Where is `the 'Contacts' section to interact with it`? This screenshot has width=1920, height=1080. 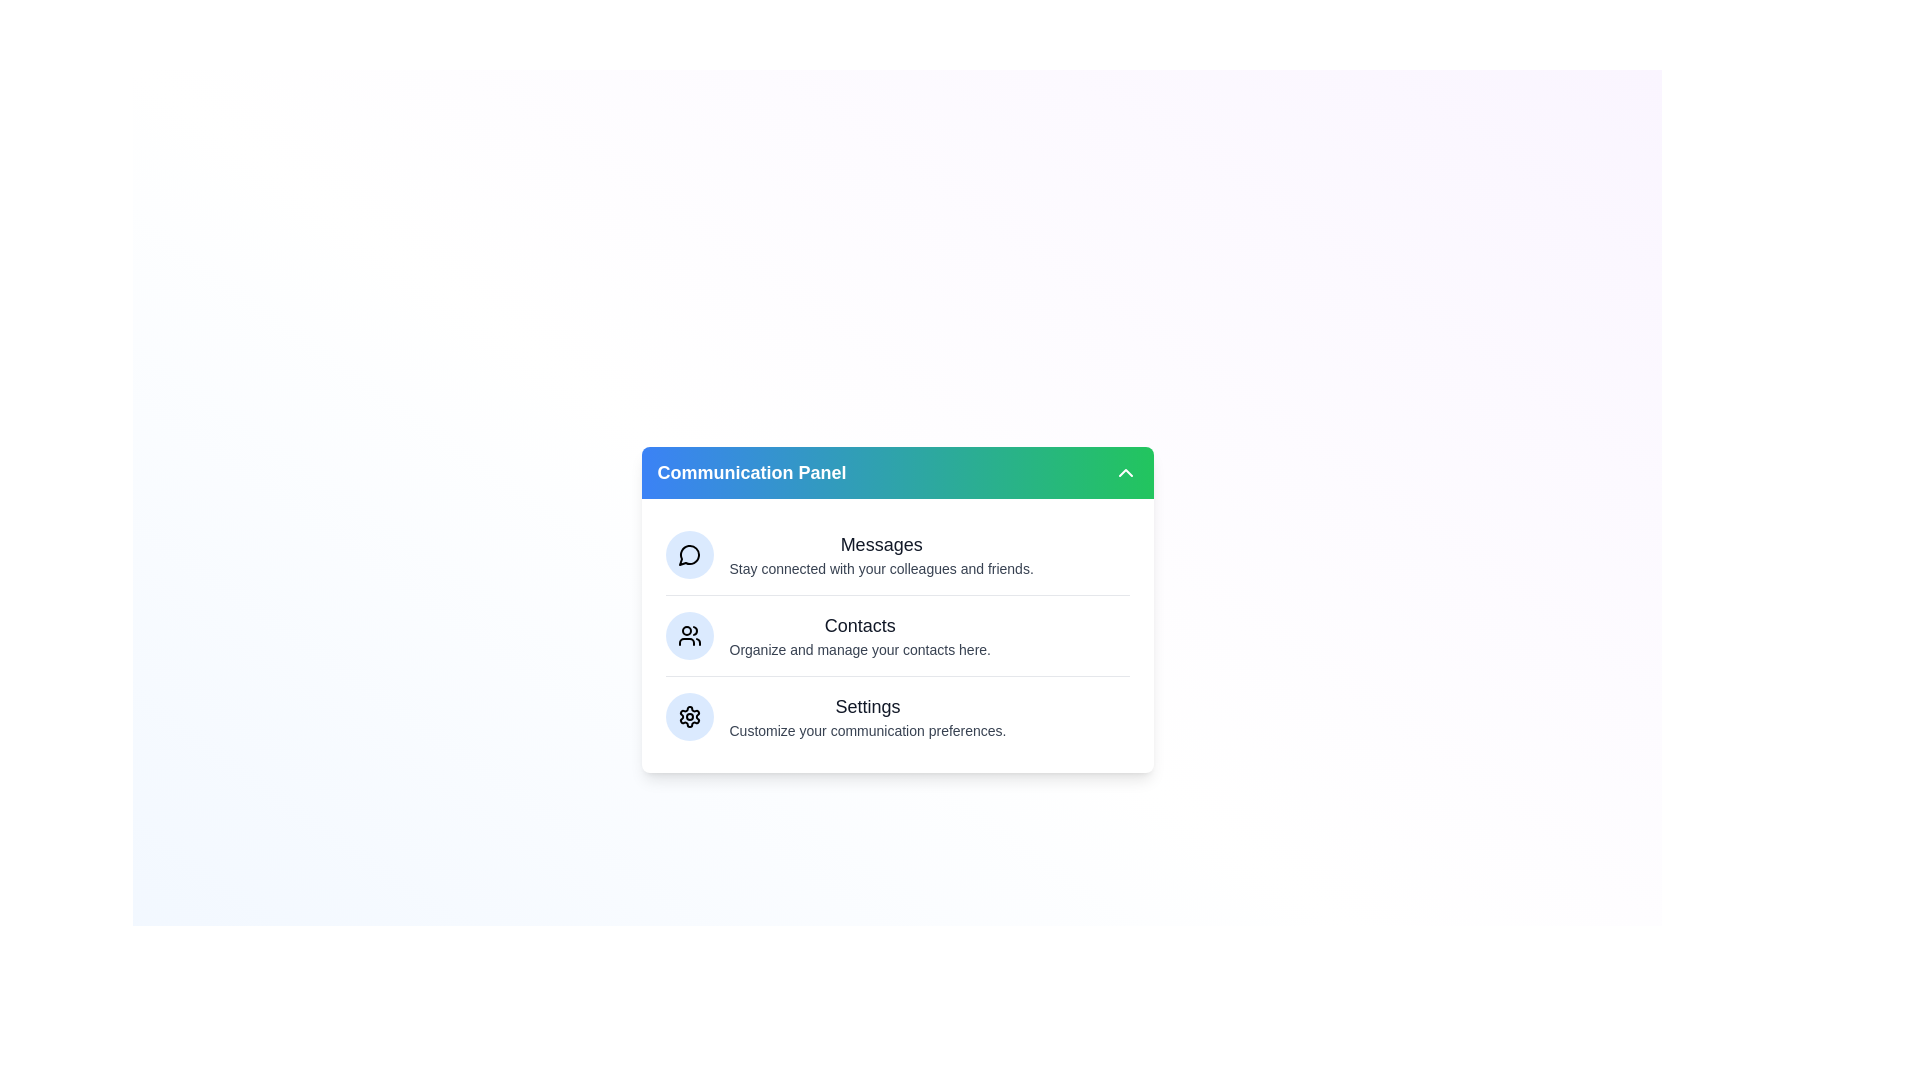 the 'Contacts' section to interact with it is located at coordinates (896, 635).